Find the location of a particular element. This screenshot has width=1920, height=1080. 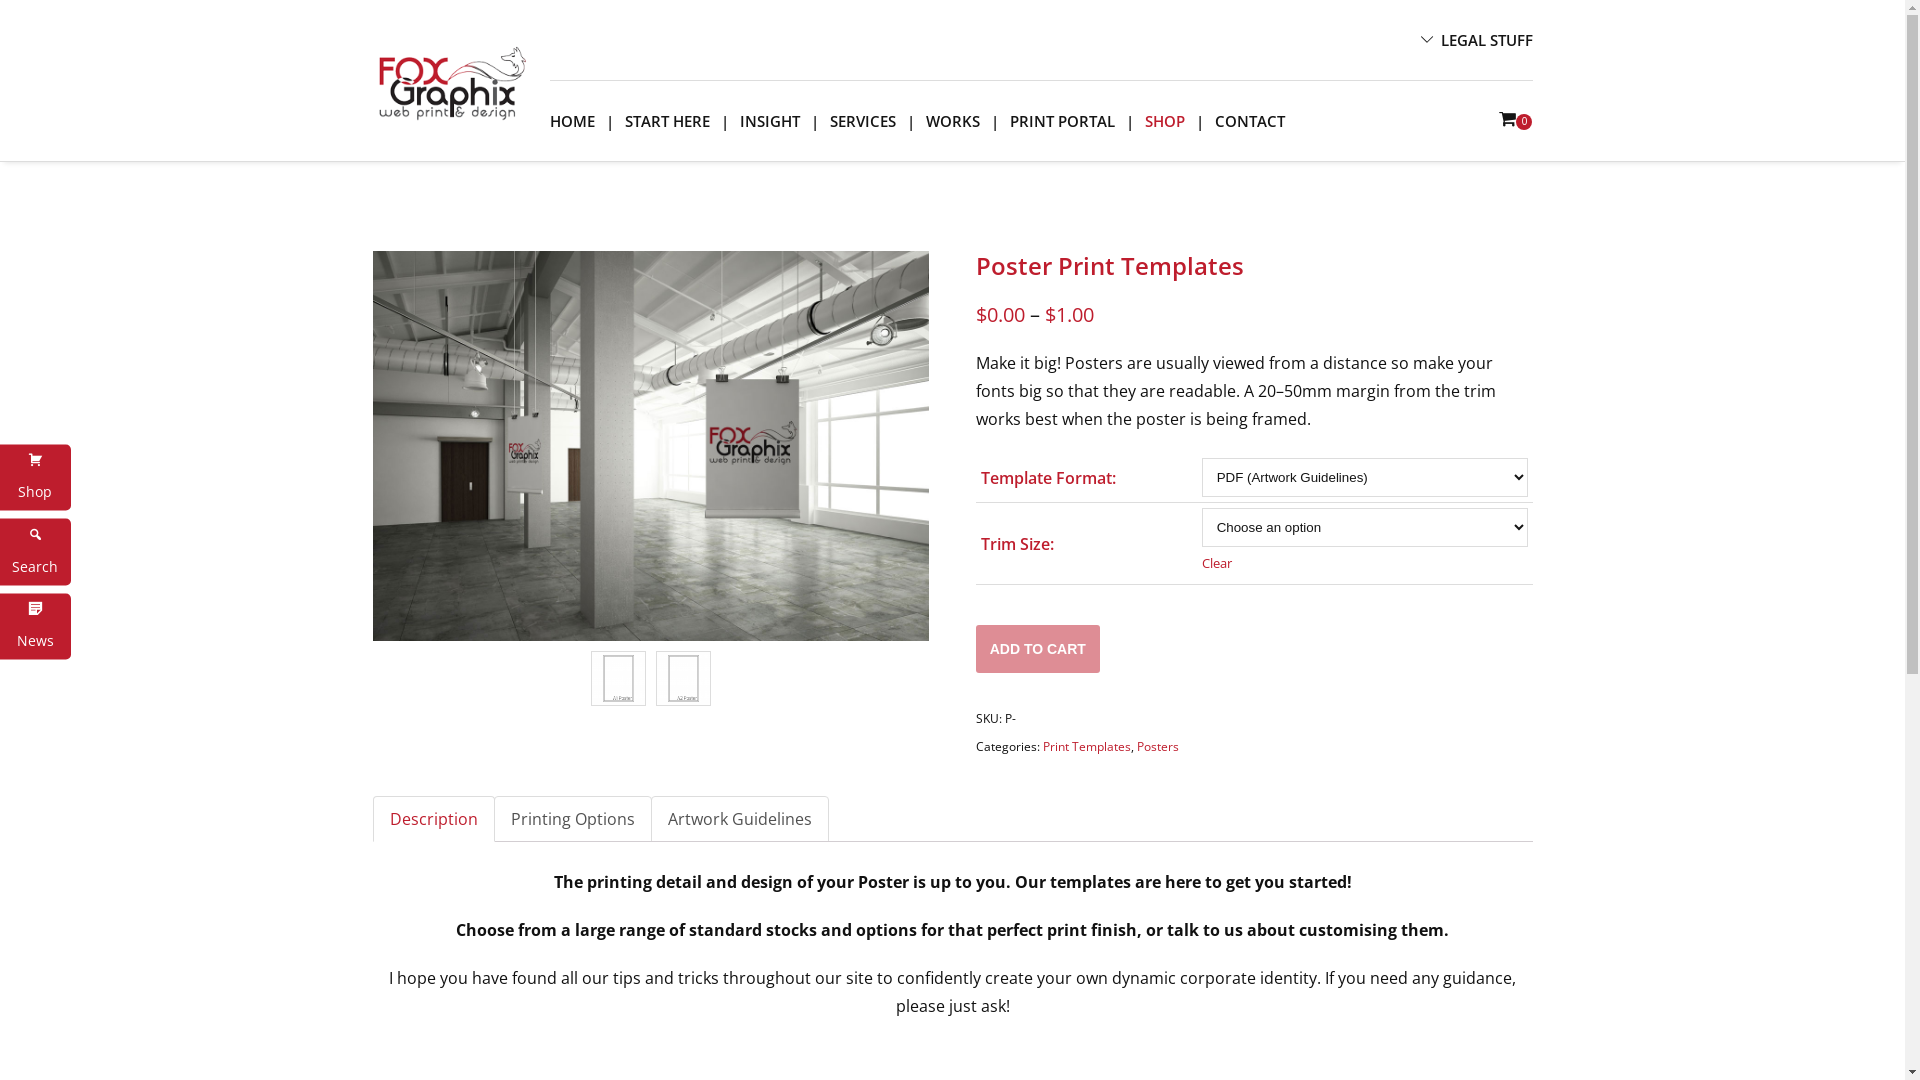

'CONTACT' is located at coordinates (1248, 120).